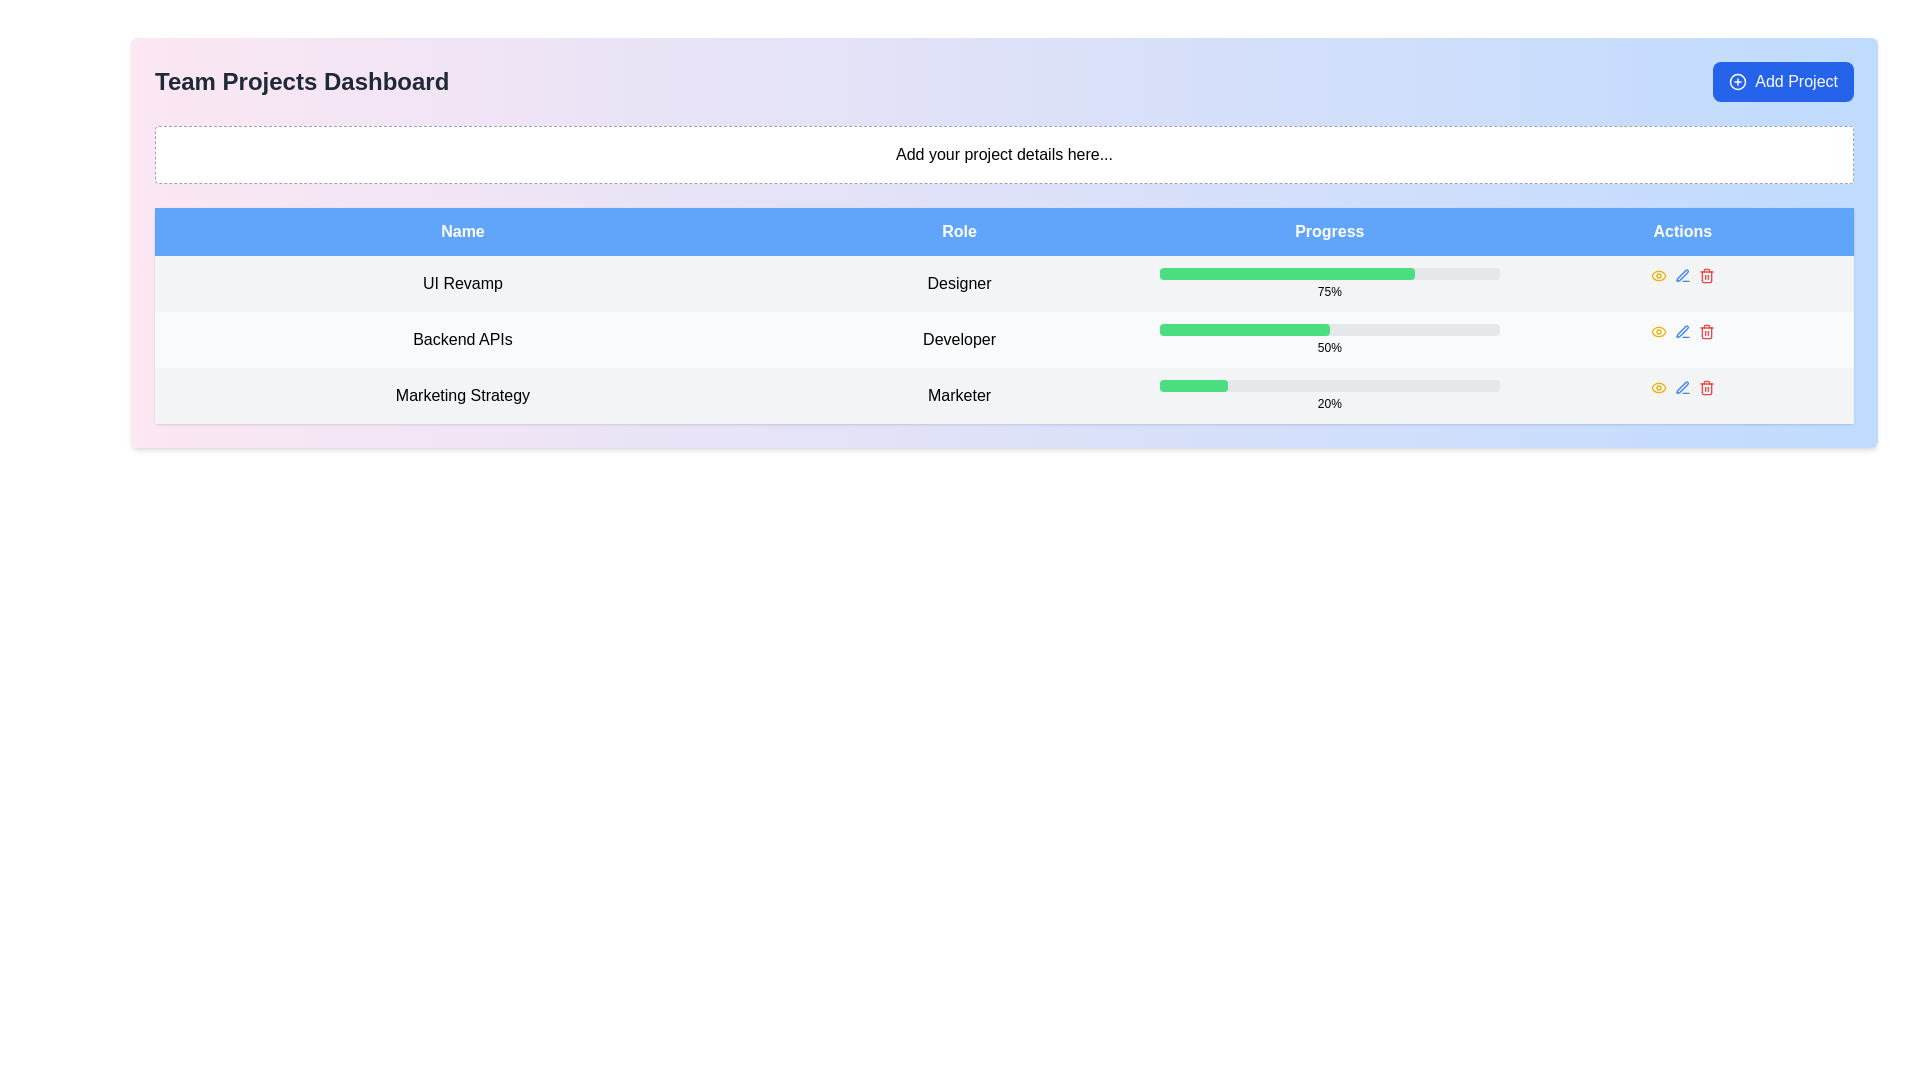 Image resolution: width=1920 pixels, height=1080 pixels. I want to click on the progress bar that visually represents the progress of a specific task, currently at 50%, located in the 'Progress' column of the row labeled 'Developer', so click(1243, 329).